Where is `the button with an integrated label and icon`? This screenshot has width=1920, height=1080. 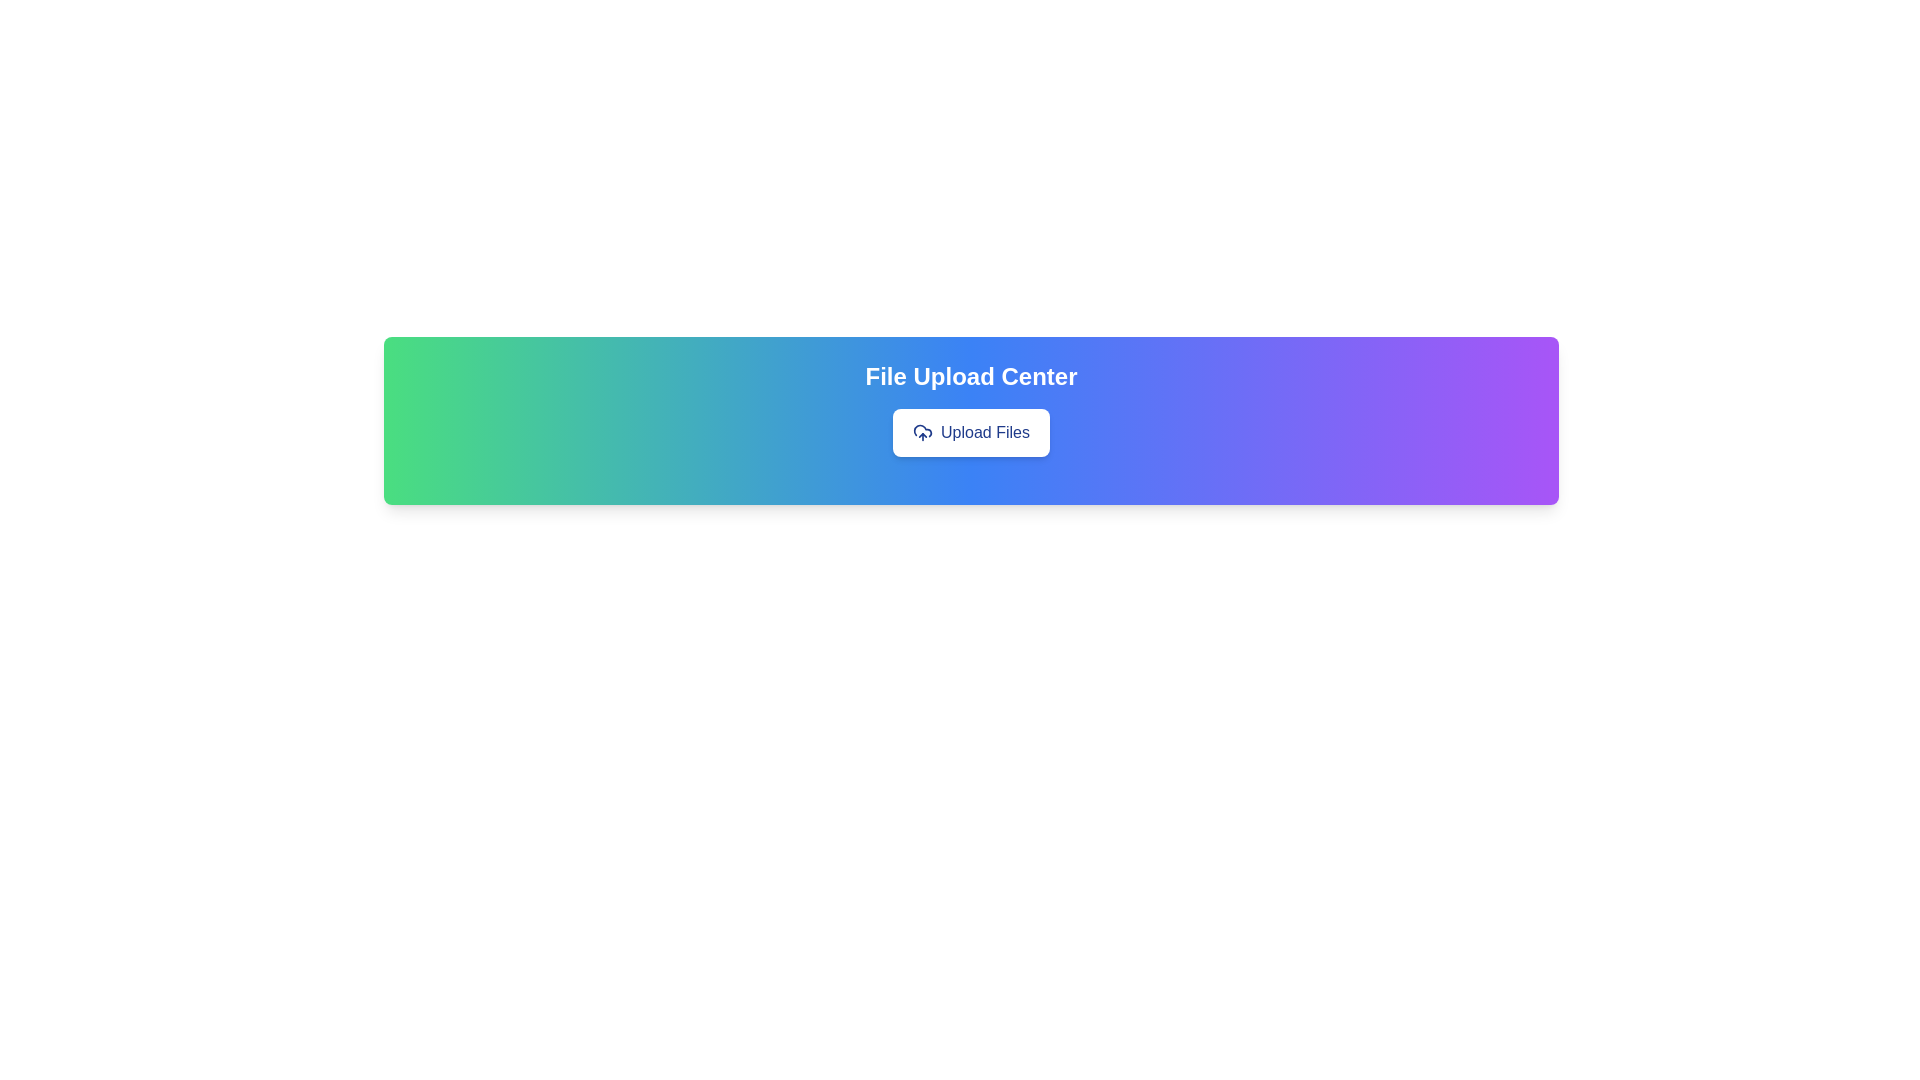 the button with an integrated label and icon is located at coordinates (971, 431).